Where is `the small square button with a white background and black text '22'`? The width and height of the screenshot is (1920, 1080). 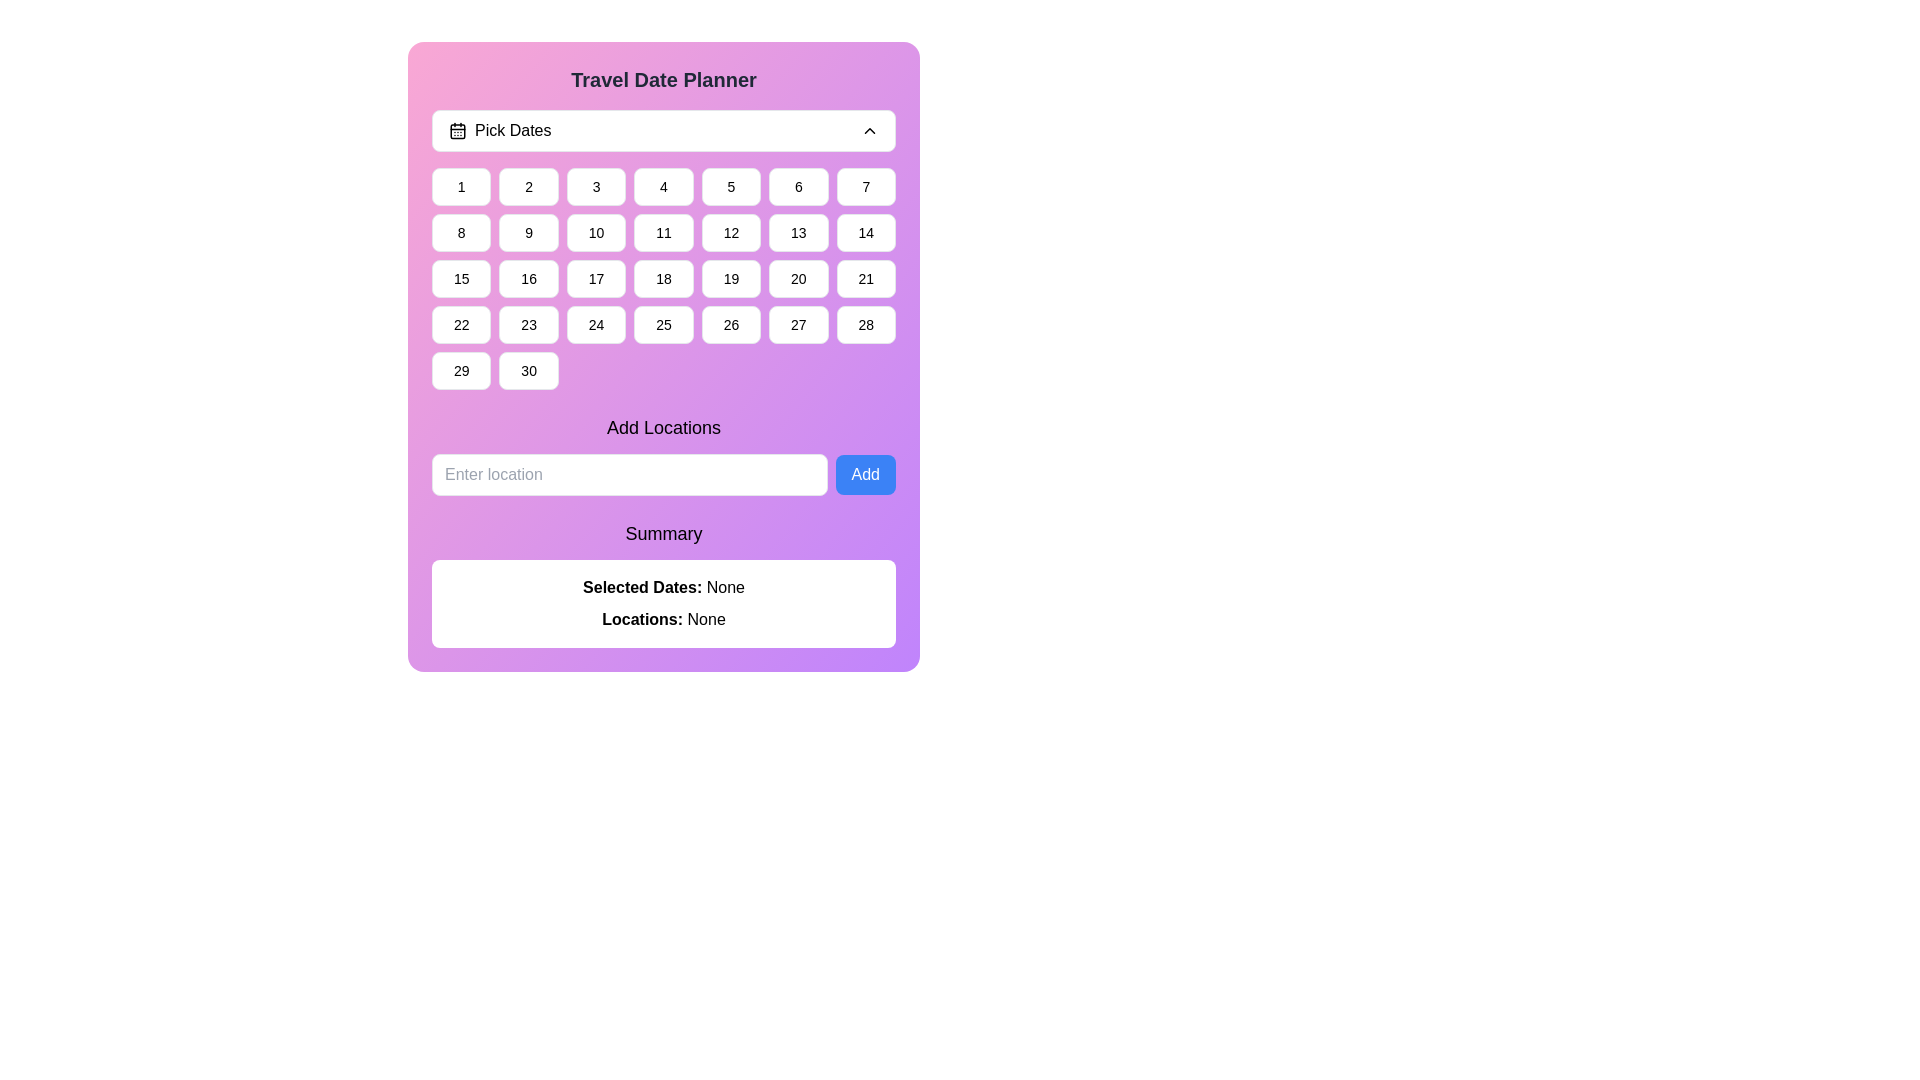 the small square button with a white background and black text '22' is located at coordinates (460, 323).